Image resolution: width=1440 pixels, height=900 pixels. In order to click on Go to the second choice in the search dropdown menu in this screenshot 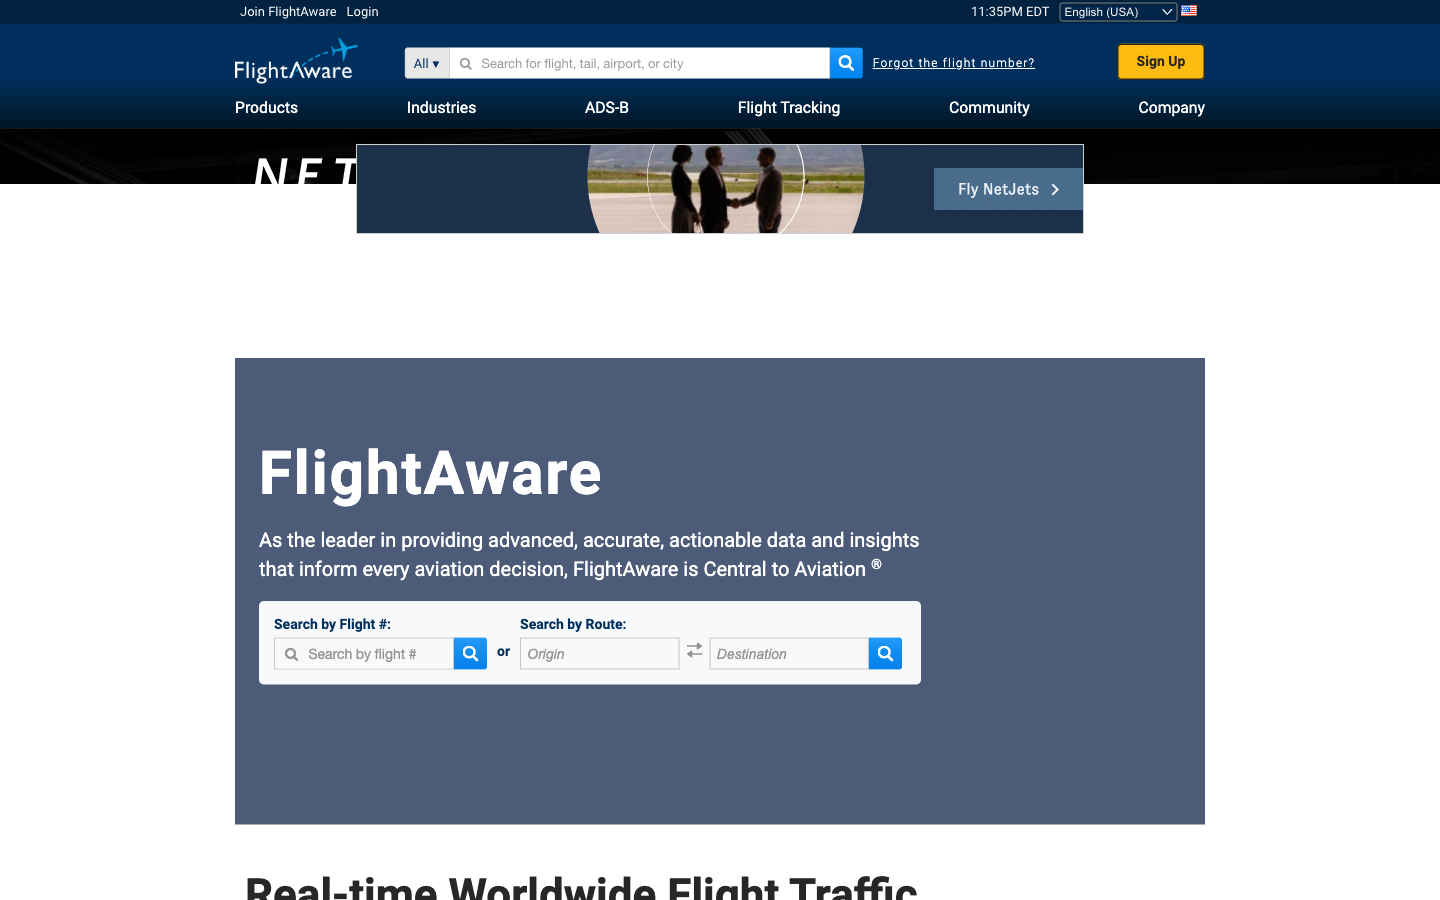, I will do `click(474, 62)`.